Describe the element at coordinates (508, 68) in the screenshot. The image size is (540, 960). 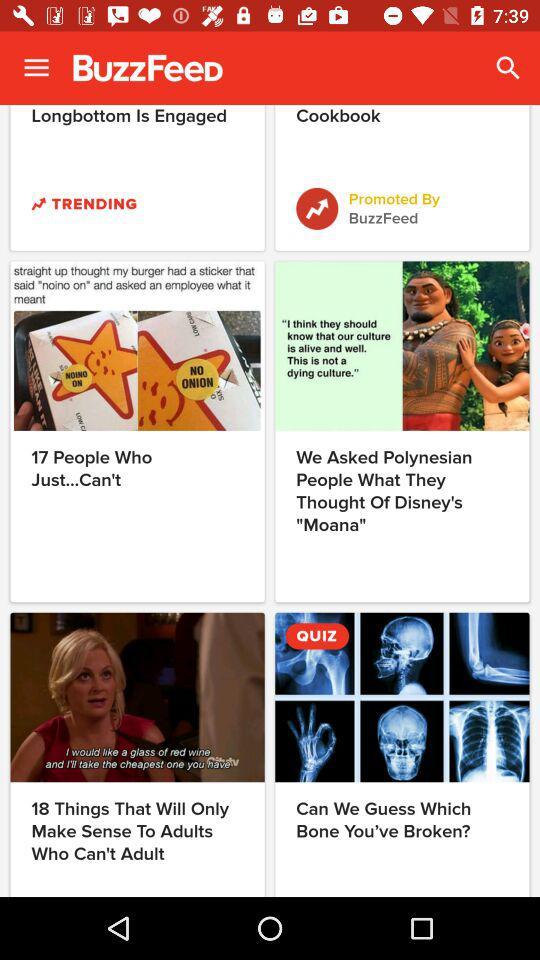
I see `the icon next to the god damnit neville icon` at that location.